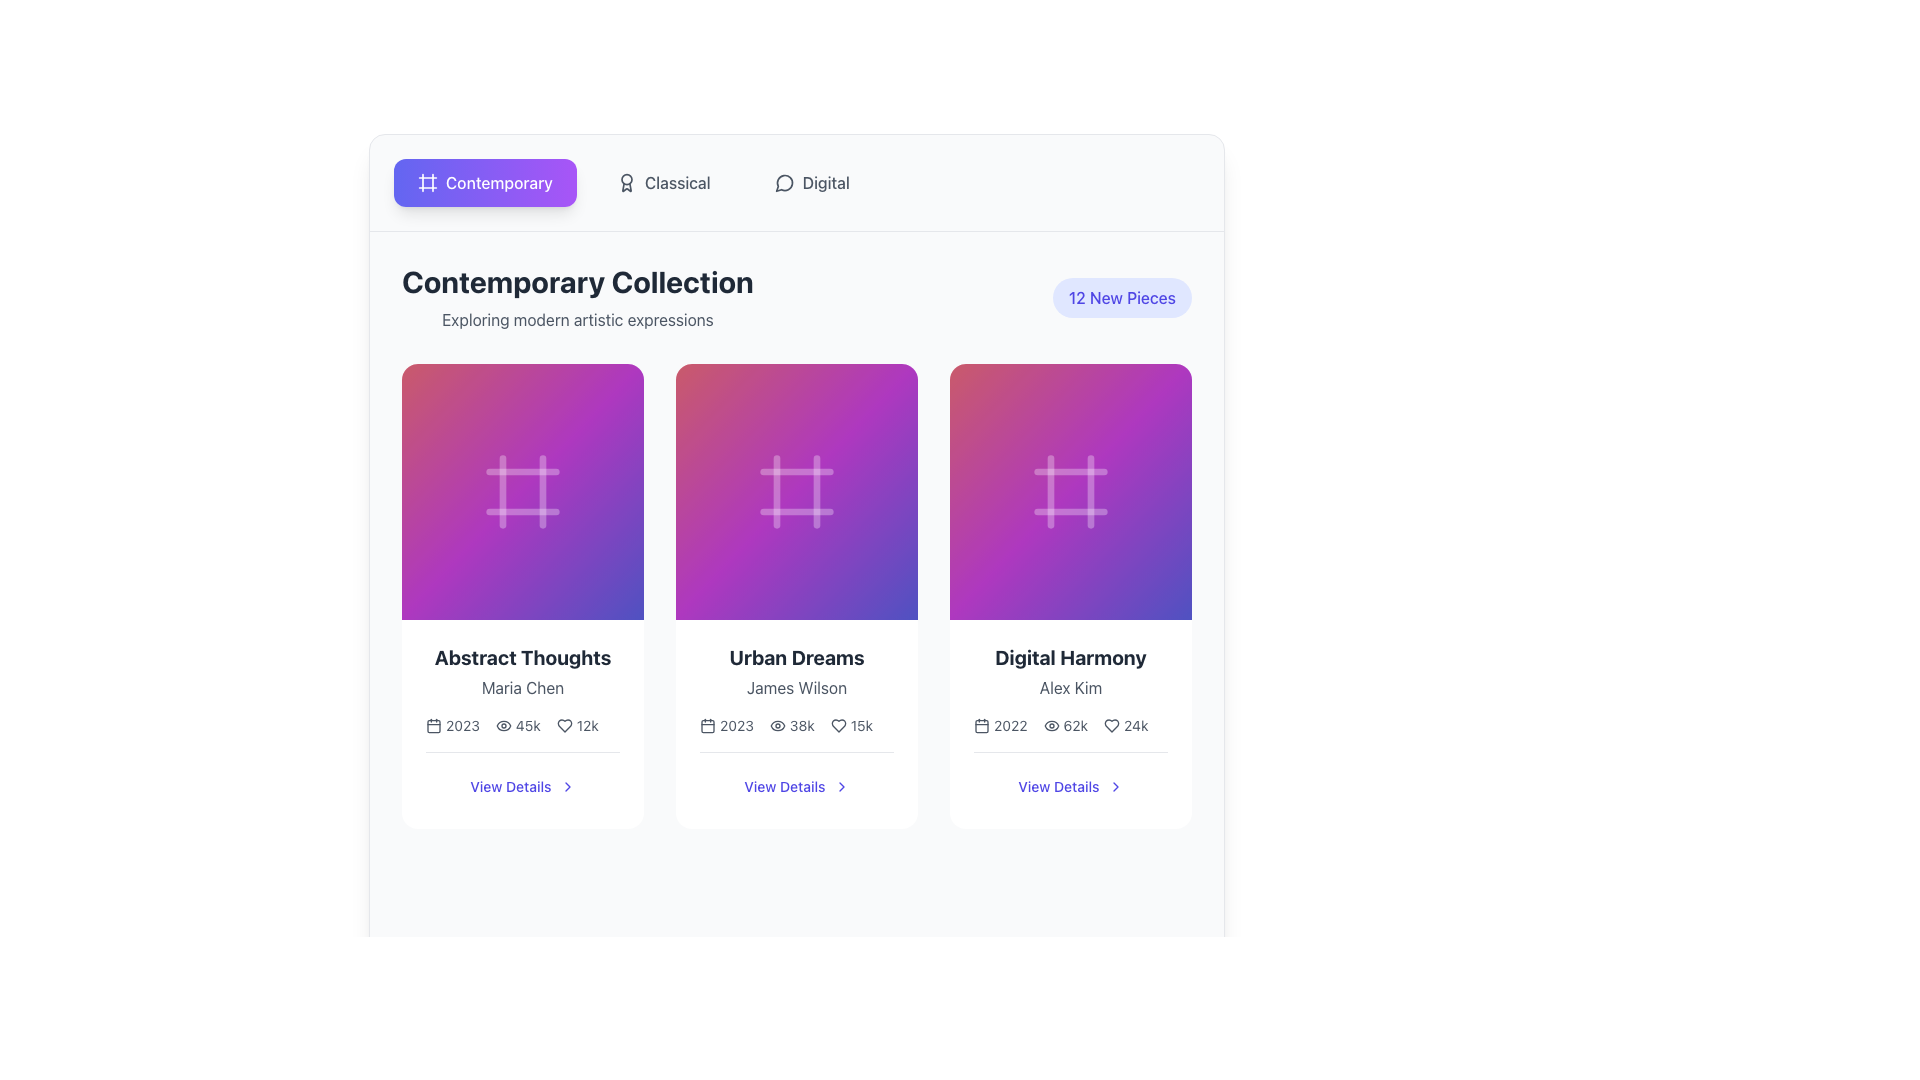 Image resolution: width=1920 pixels, height=1080 pixels. Describe the element at coordinates (576, 281) in the screenshot. I see `the text block labeled 'Contemporary Collection' which serves as a header, positioned above the subtitle 'Exploring modern artistic expressions'` at that location.